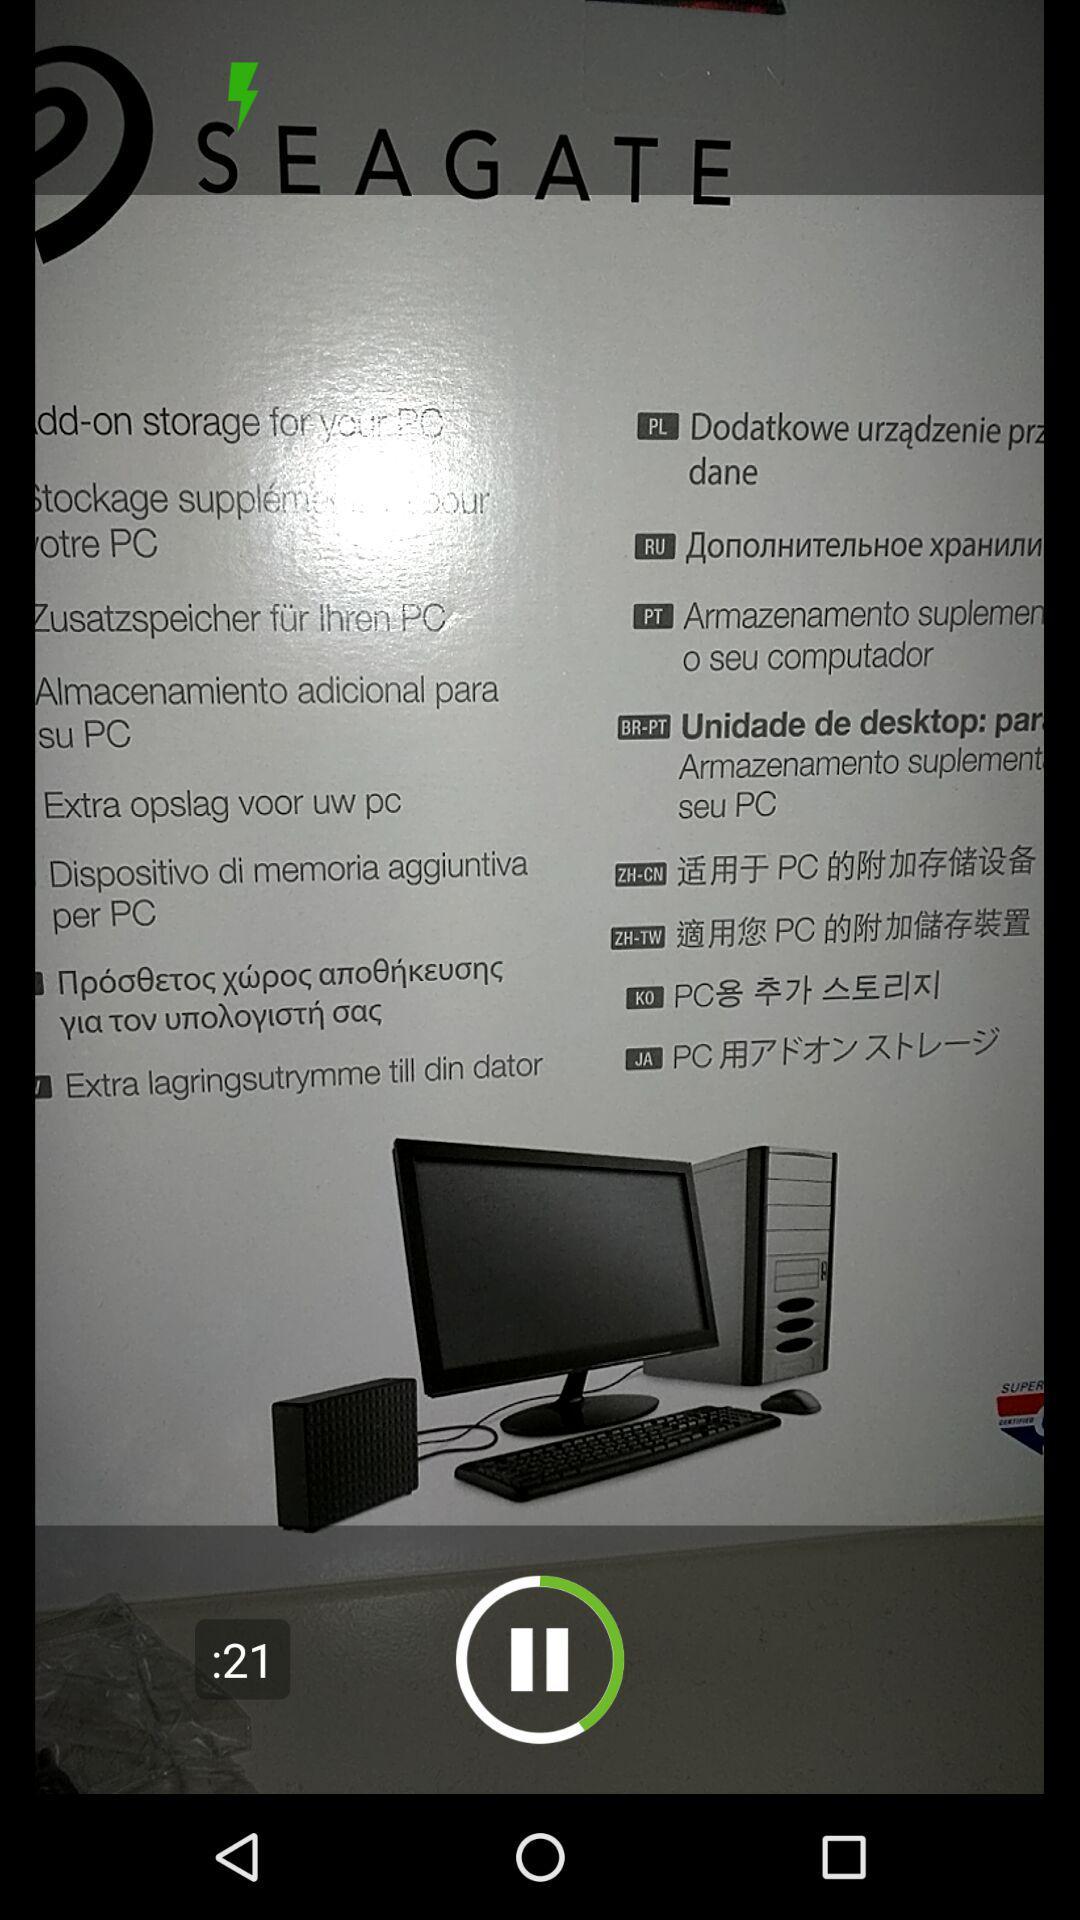 This screenshot has width=1080, height=1920. I want to click on stop the play button, so click(242, 96).